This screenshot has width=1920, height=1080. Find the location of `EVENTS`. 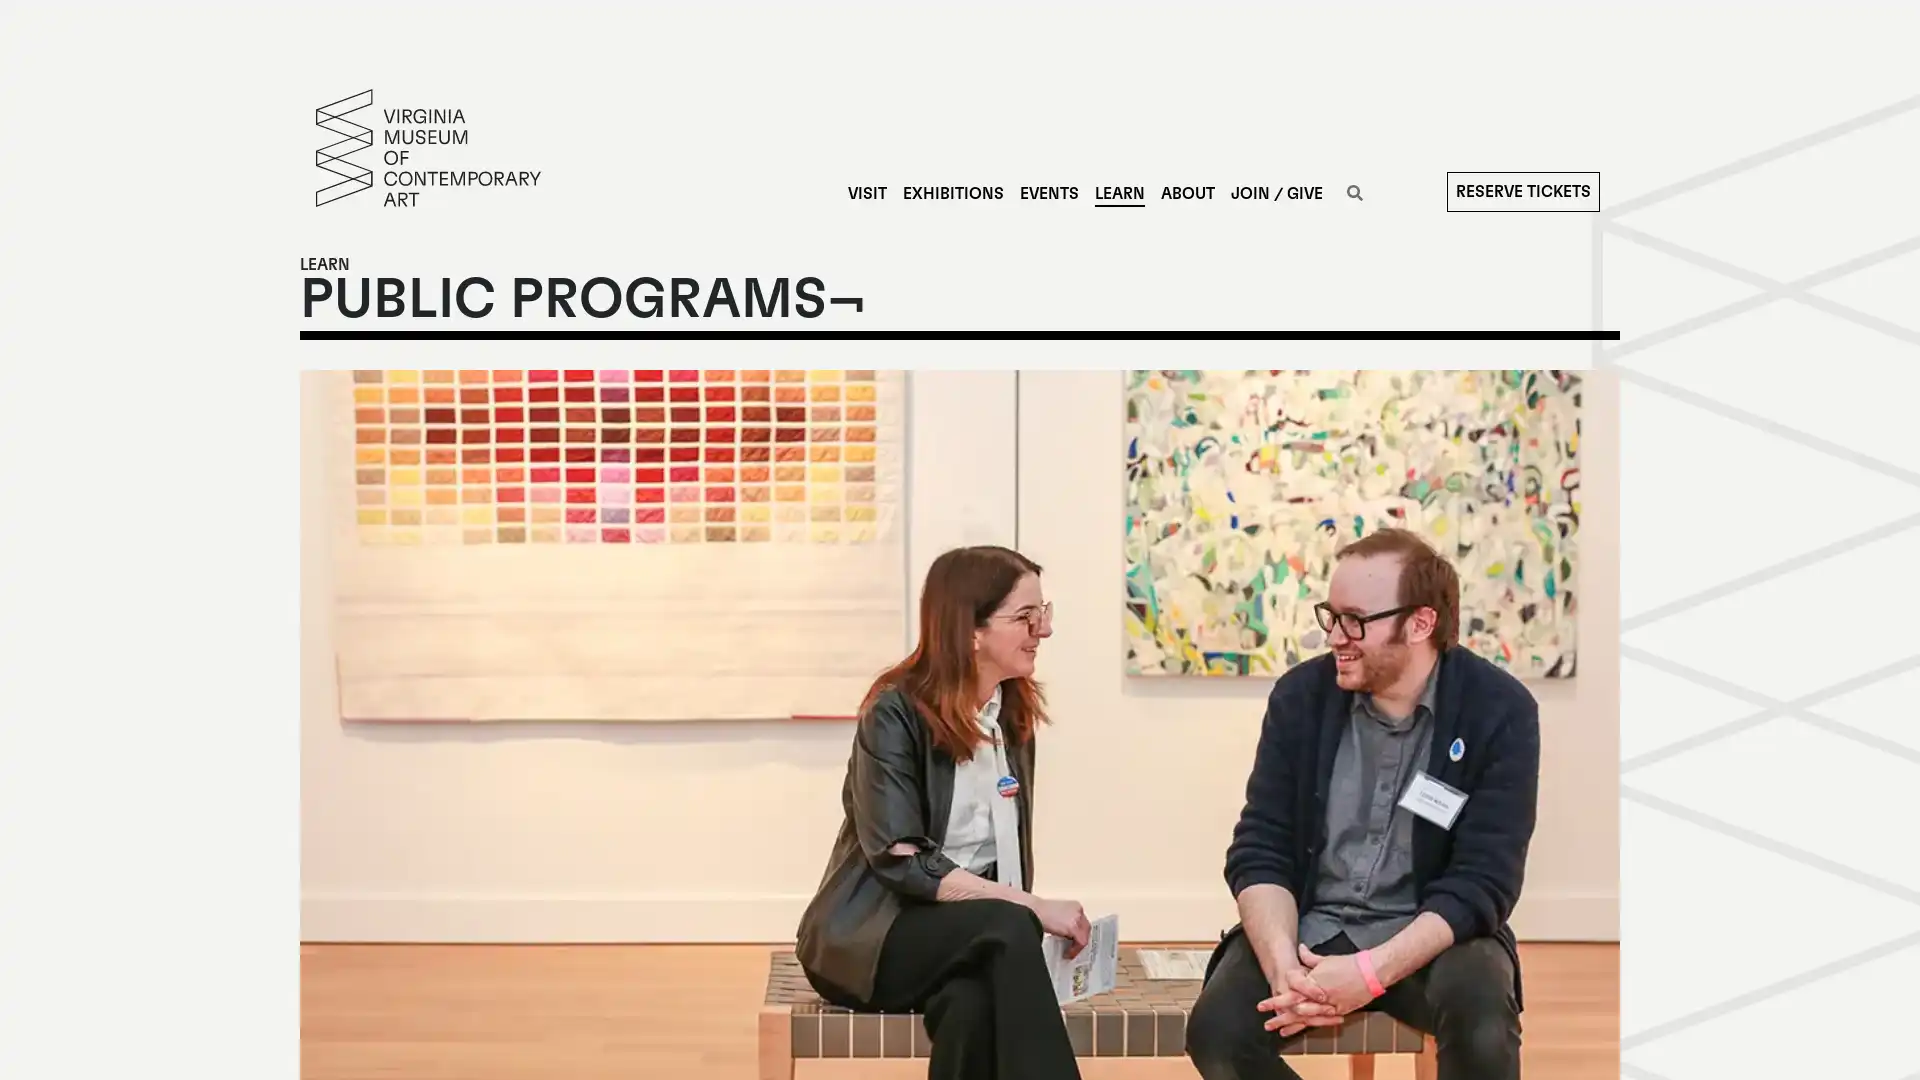

EVENTS is located at coordinates (1047, 193).